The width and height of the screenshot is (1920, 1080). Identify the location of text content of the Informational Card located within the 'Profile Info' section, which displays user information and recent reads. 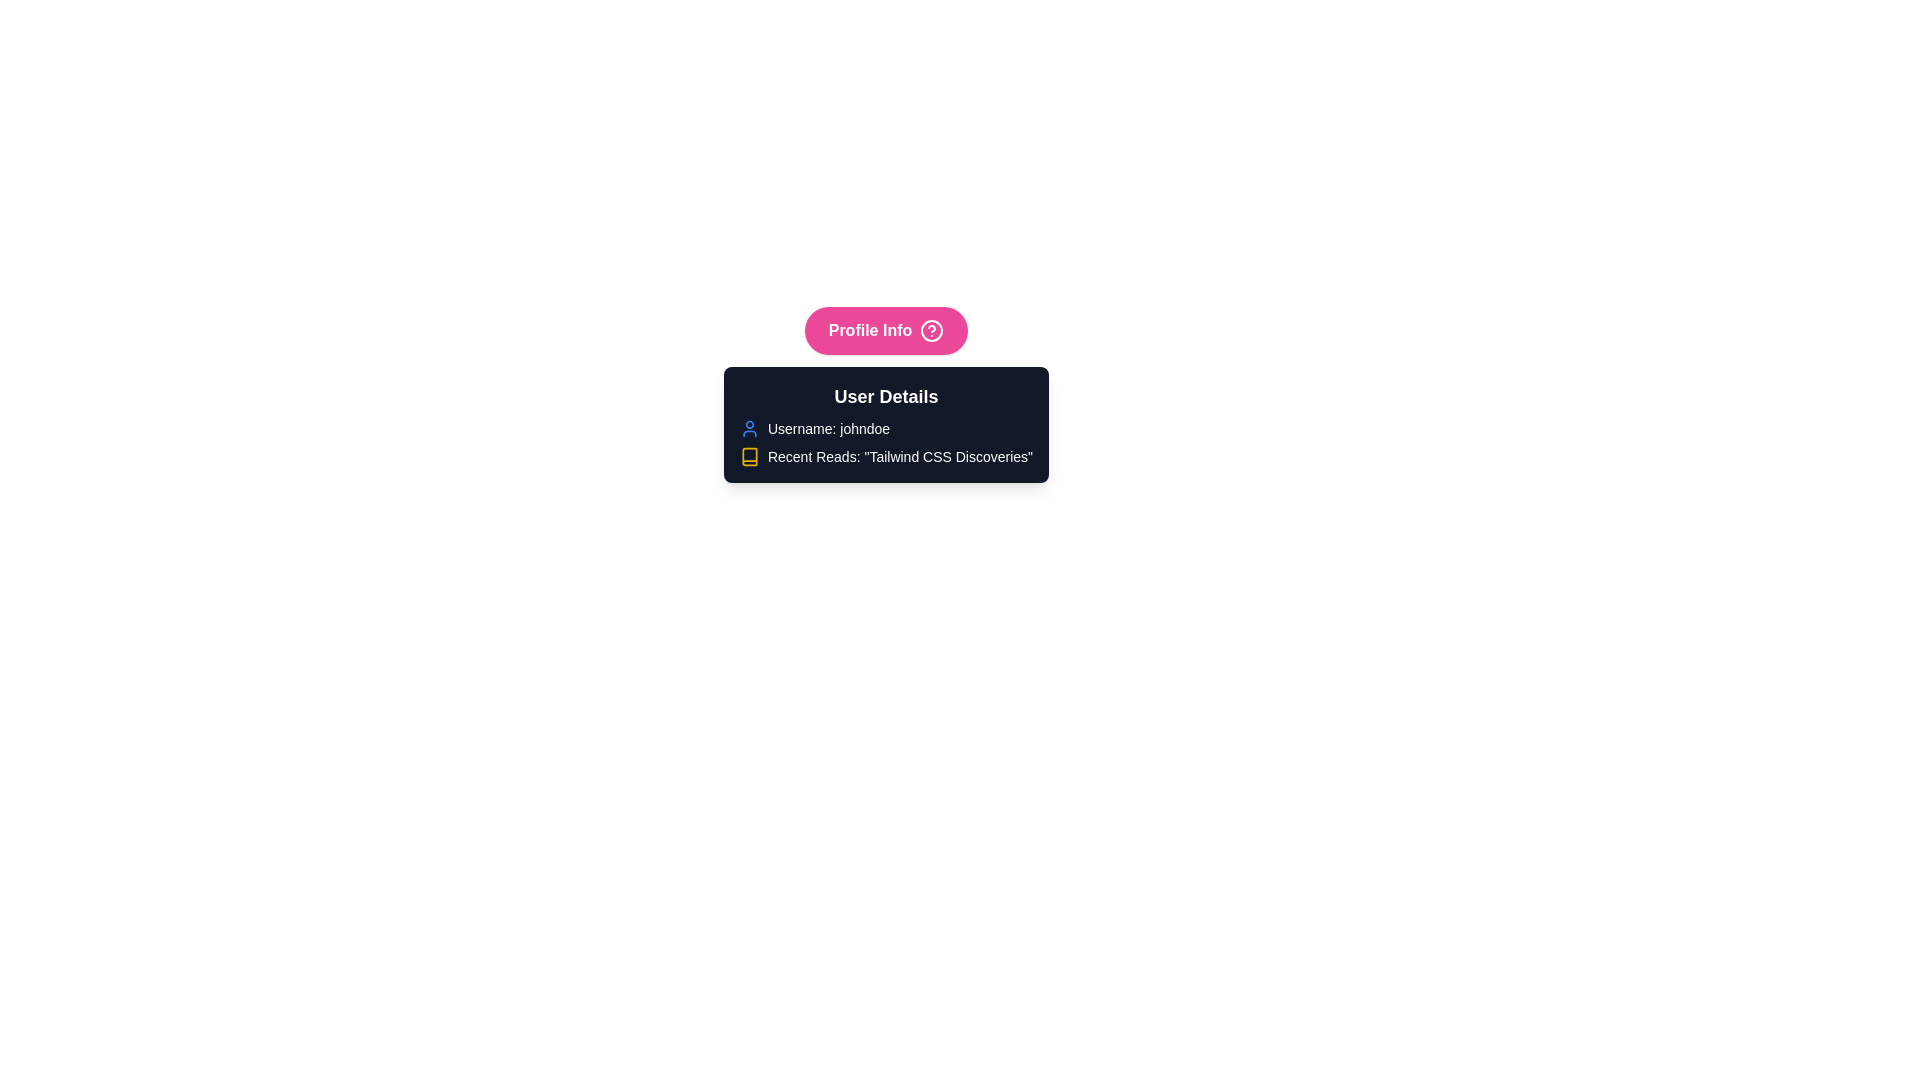
(885, 423).